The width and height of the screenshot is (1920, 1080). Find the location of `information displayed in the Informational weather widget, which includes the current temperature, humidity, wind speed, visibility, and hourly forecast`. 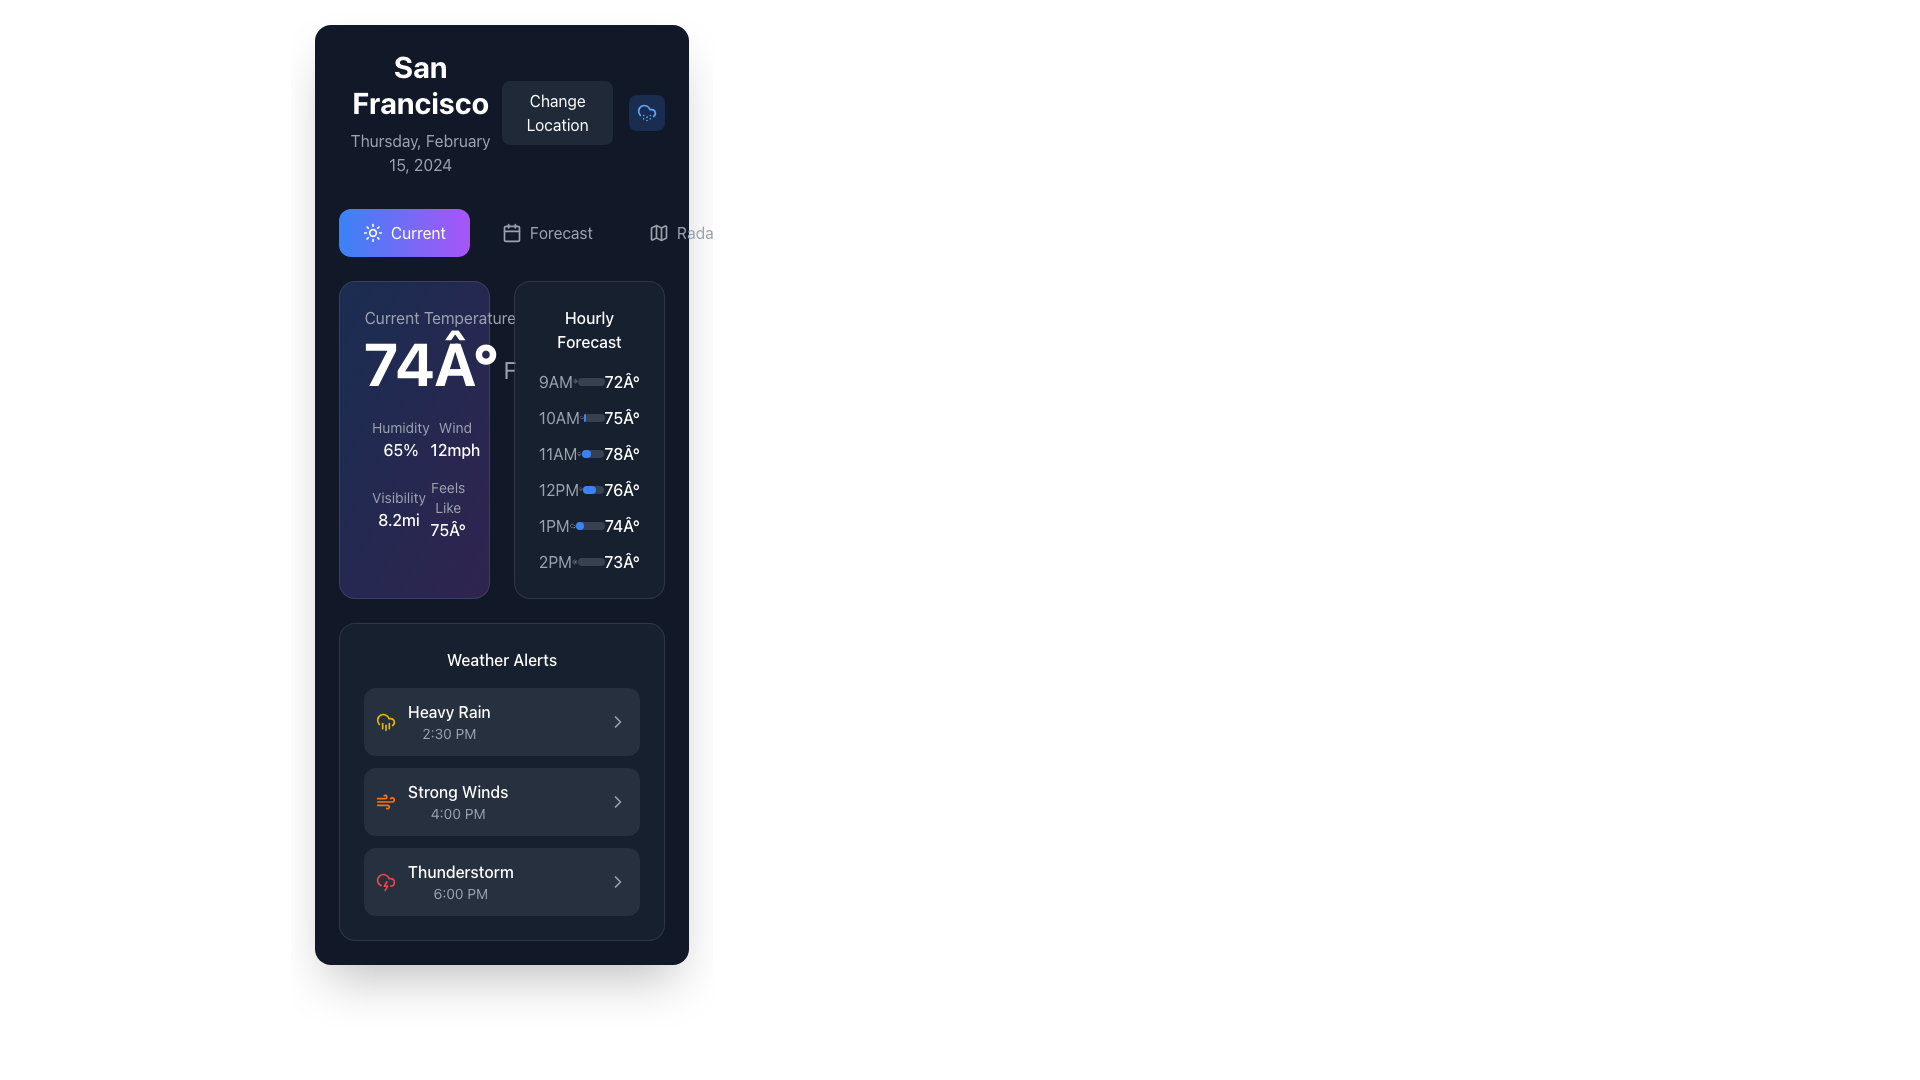

information displayed in the Informational weather widget, which includes the current temperature, humidity, wind speed, visibility, and hourly forecast is located at coordinates (502, 438).